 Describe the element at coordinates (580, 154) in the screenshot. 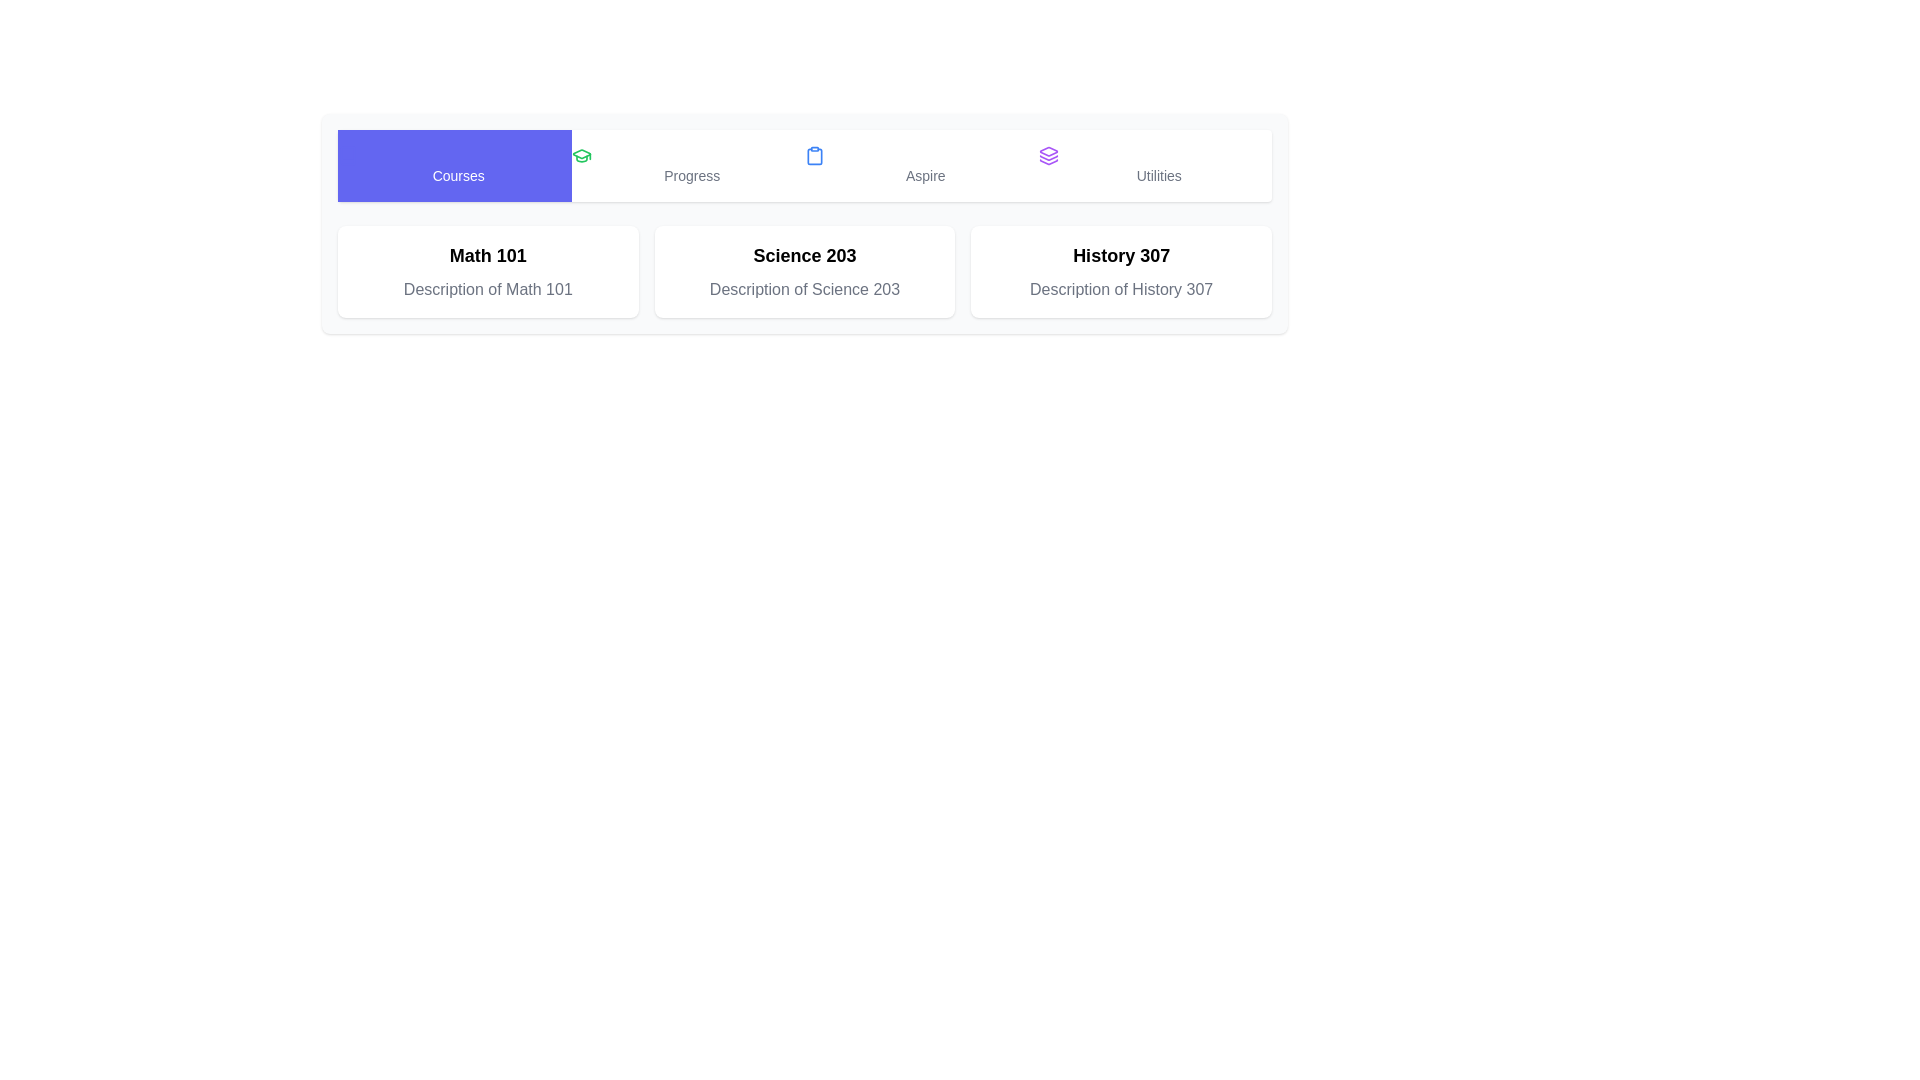

I see `the green graduation cap icon in the navigation menu` at that location.